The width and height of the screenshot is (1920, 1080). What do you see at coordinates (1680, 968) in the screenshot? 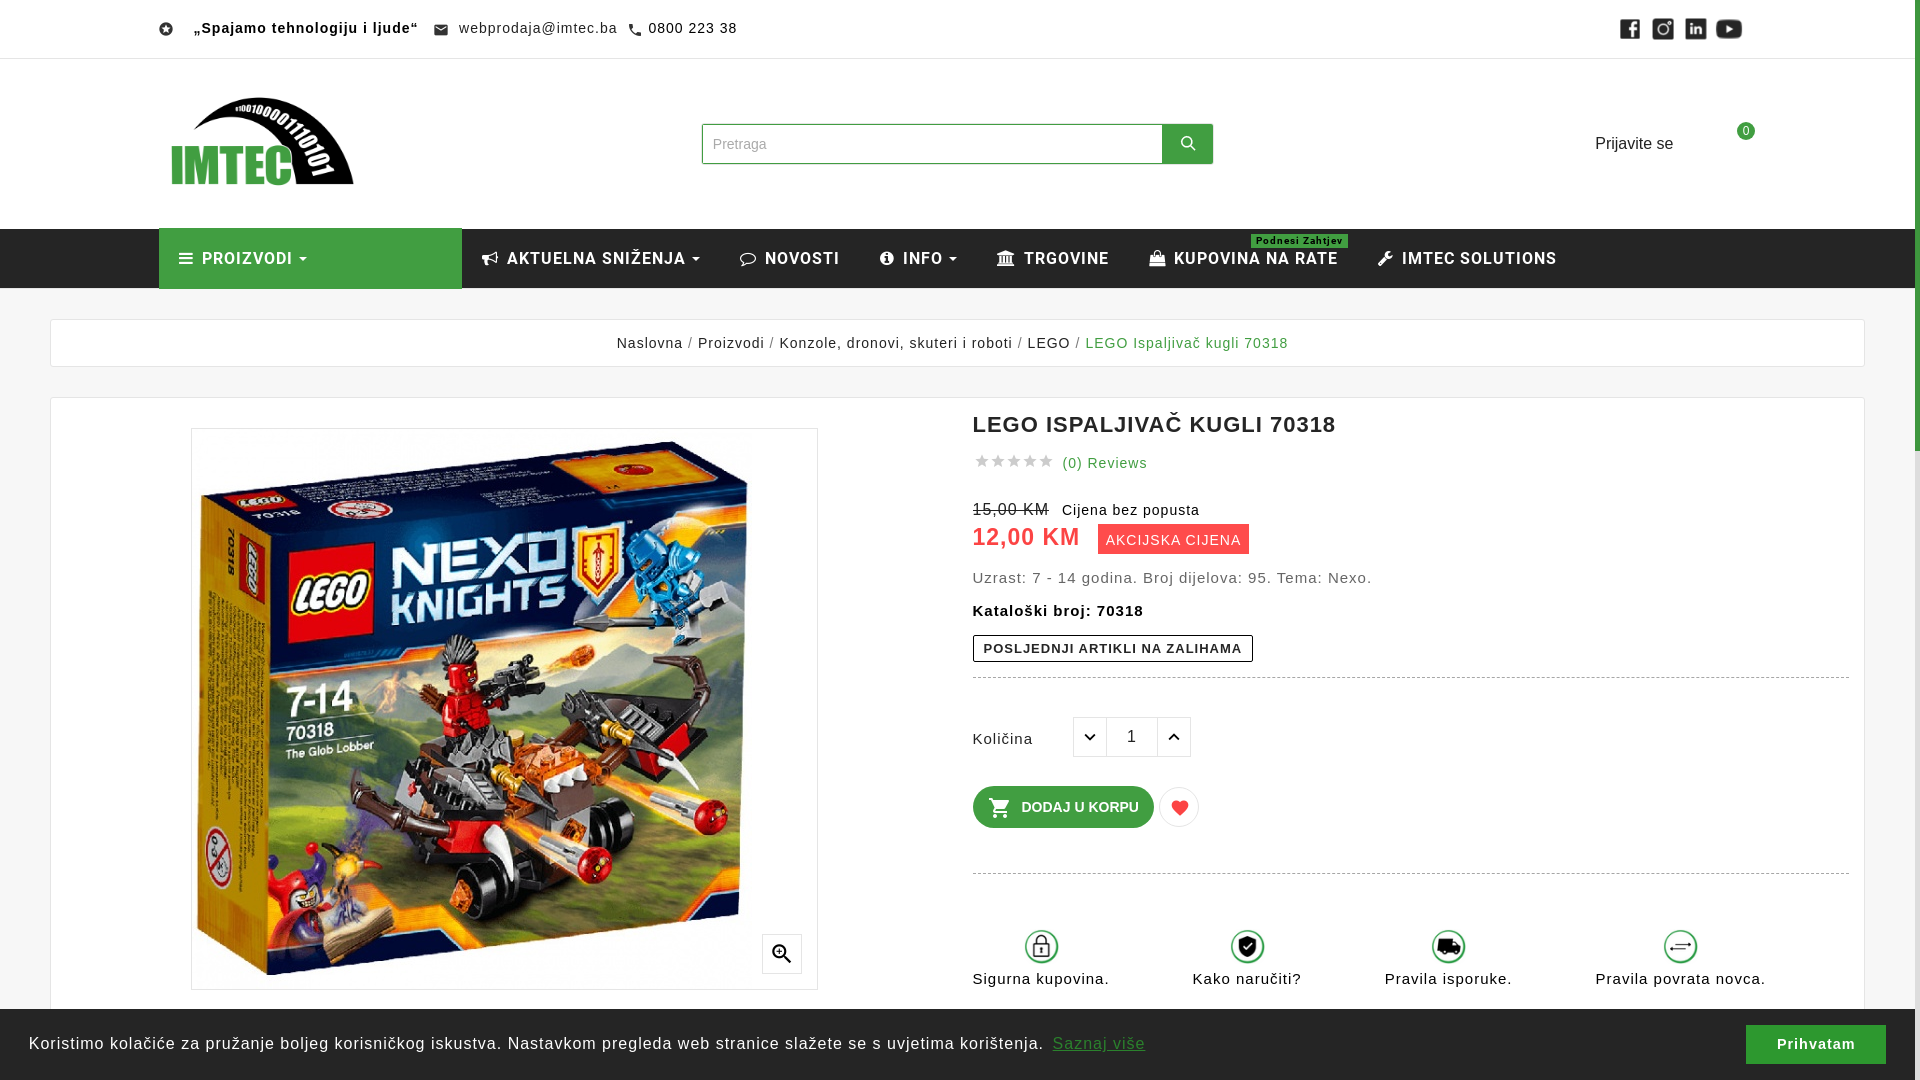
I see `'  Pravila povrata novca.'` at bounding box center [1680, 968].